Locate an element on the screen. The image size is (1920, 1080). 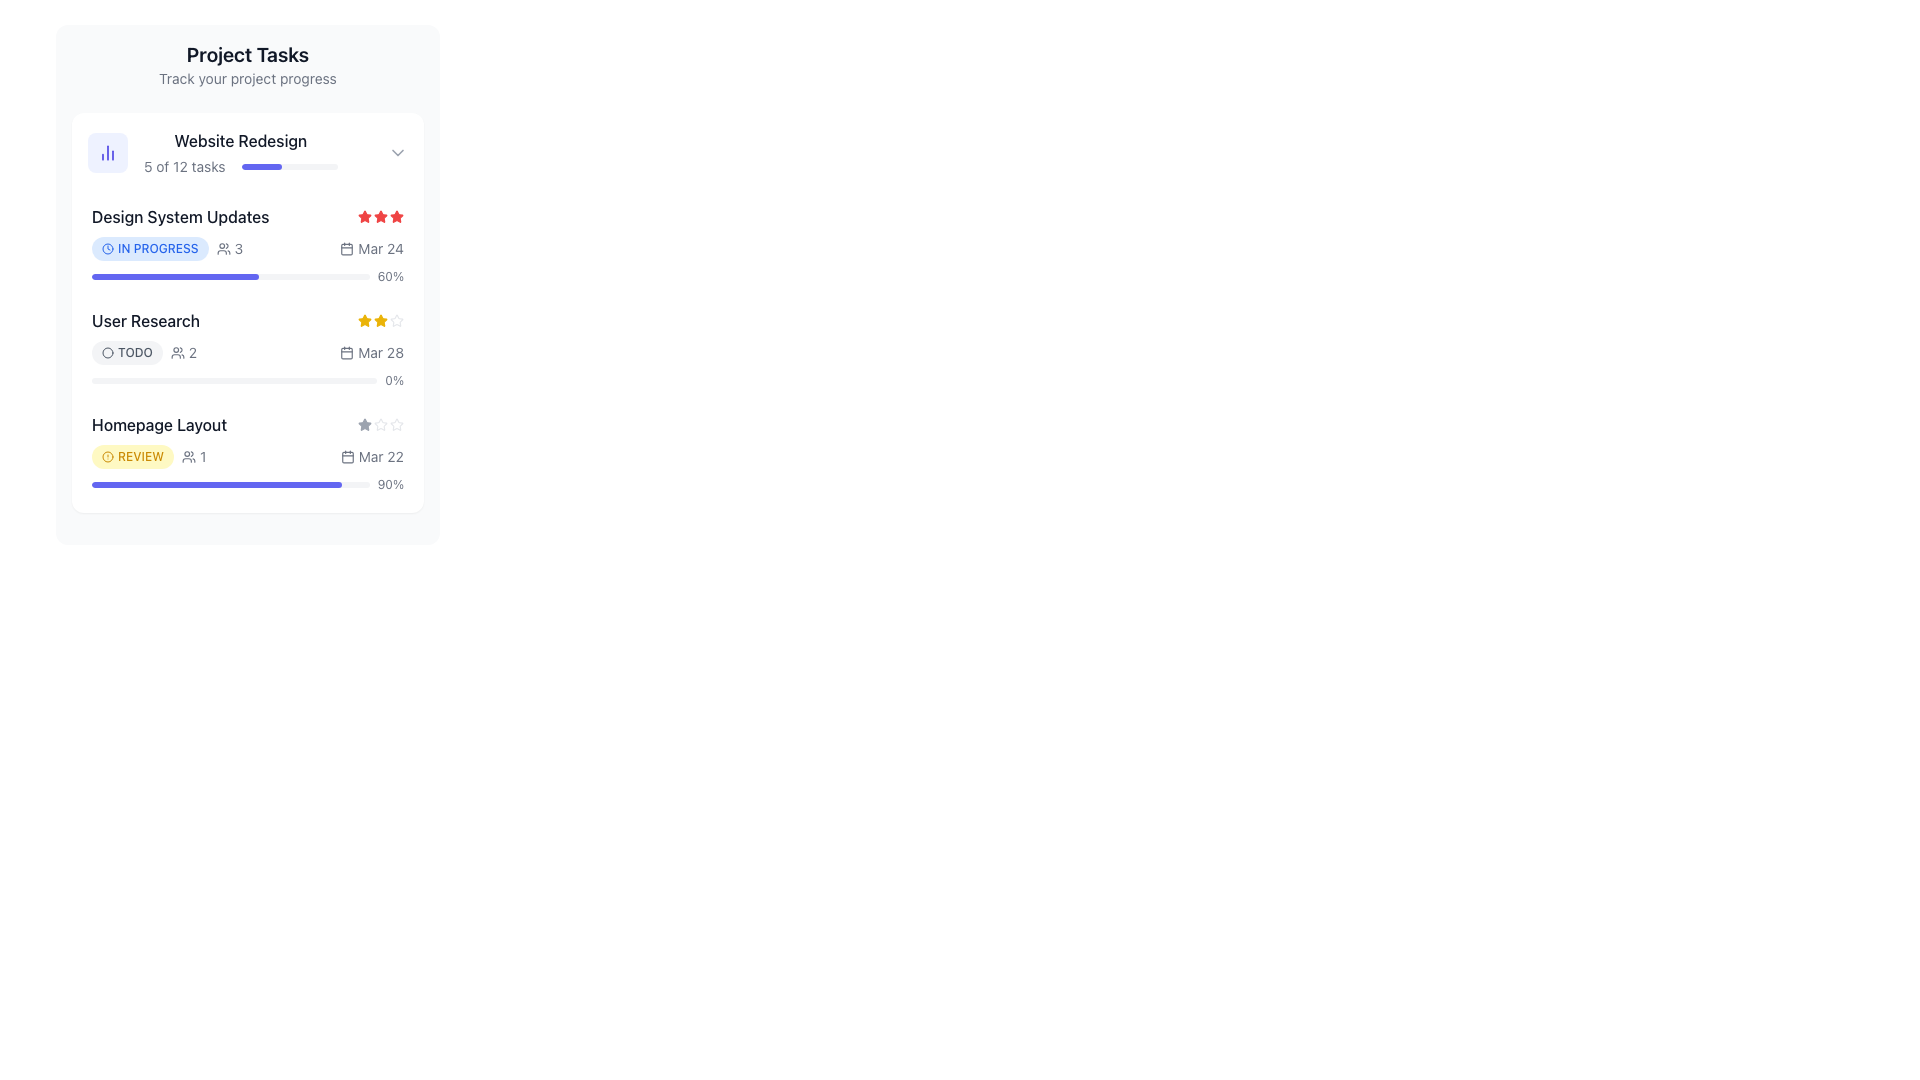
the label with icon indicating the number of participants related to the task 'Design System Updates', located to the right of the blue 'IN PROGRESS' tag is located at coordinates (230, 248).